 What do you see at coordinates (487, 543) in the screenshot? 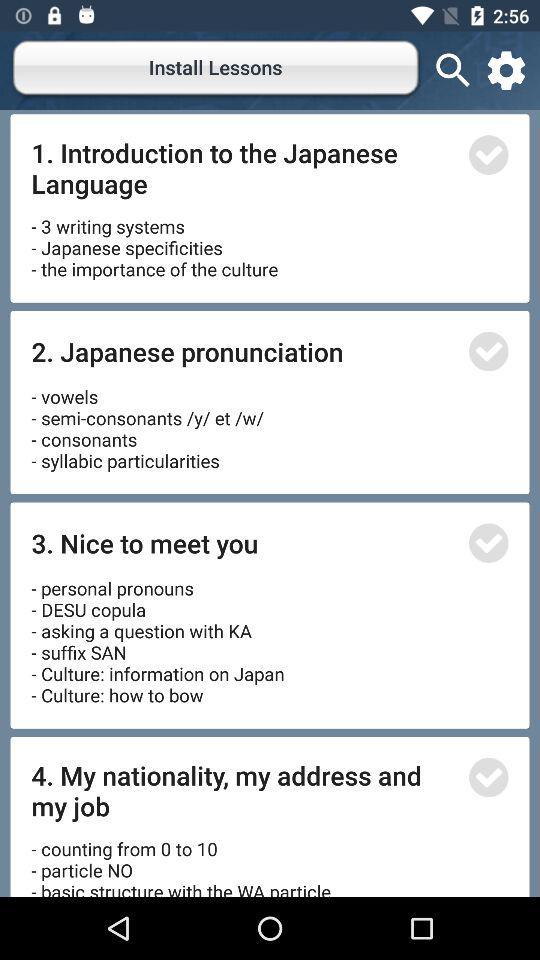
I see `enhance button` at bounding box center [487, 543].